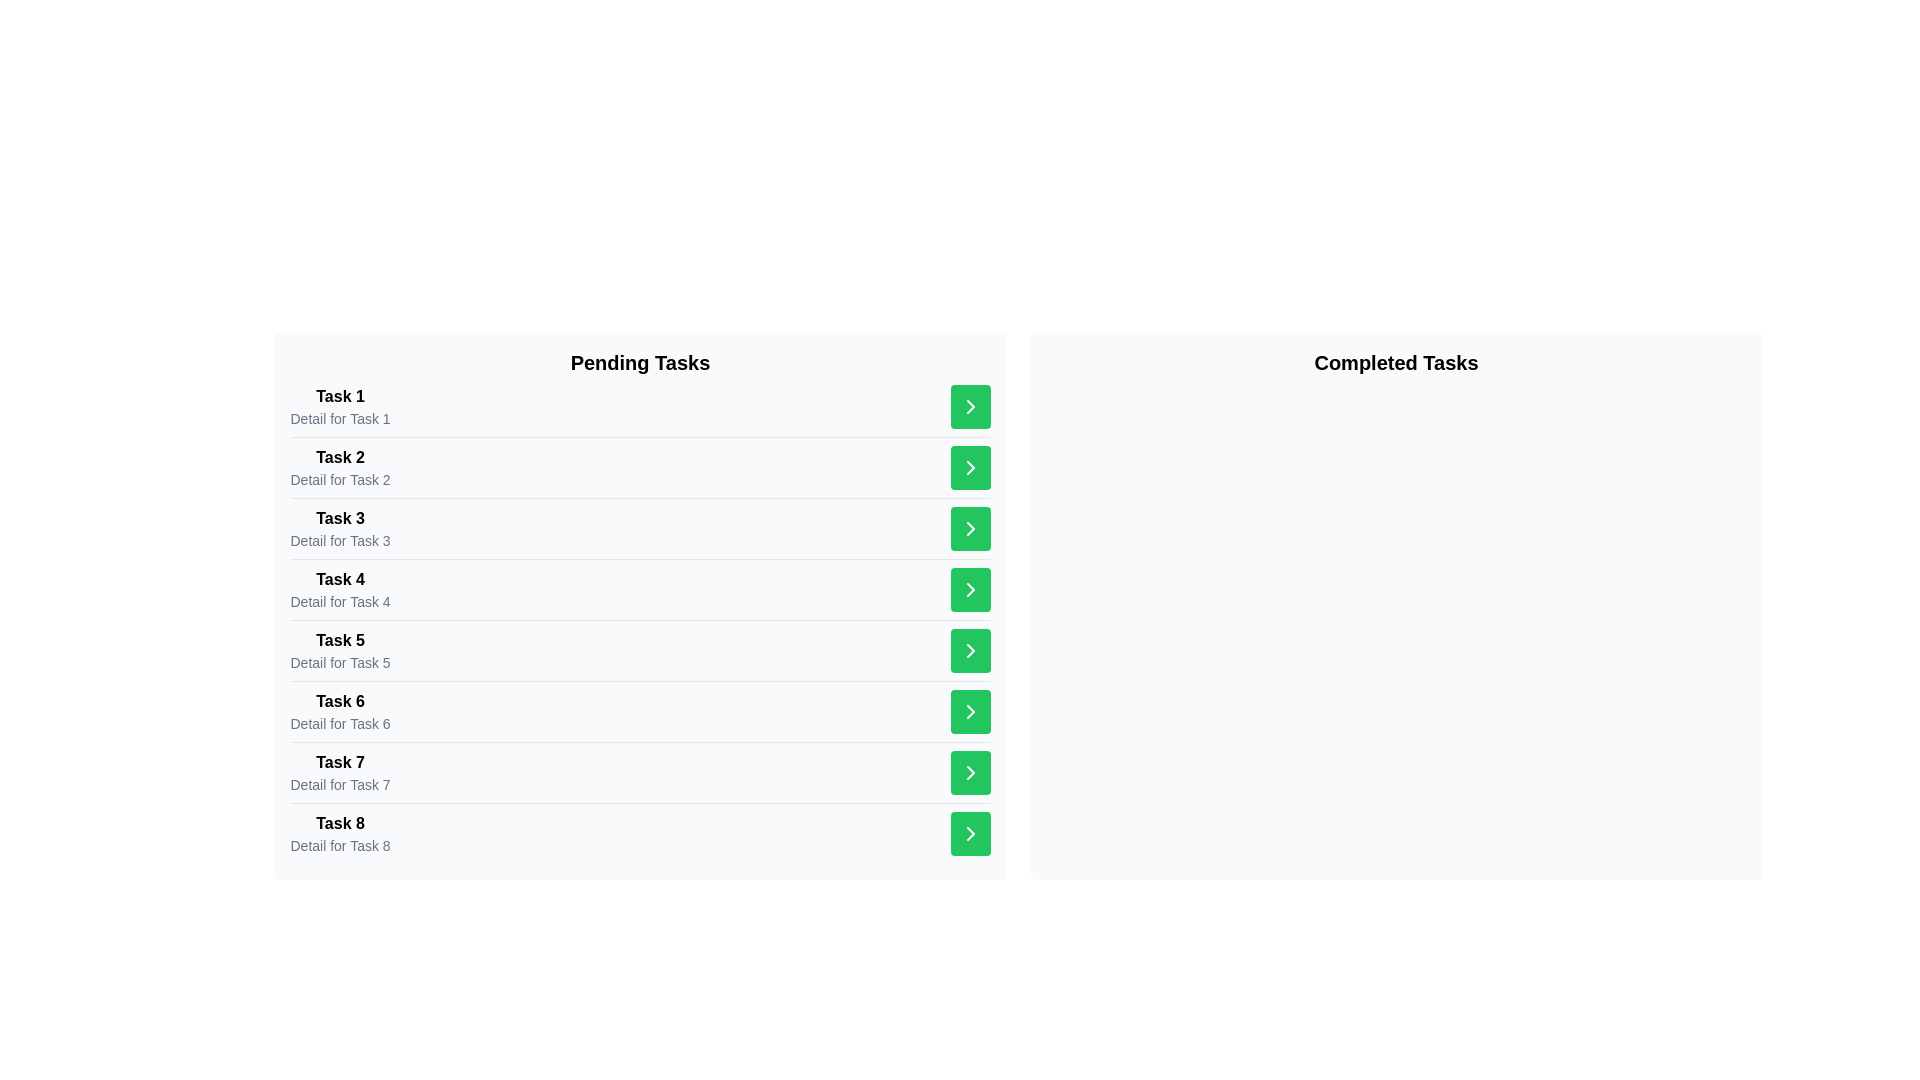  What do you see at coordinates (970, 833) in the screenshot?
I see `the button located on the right side of the row labeled 'Task 8'` at bounding box center [970, 833].